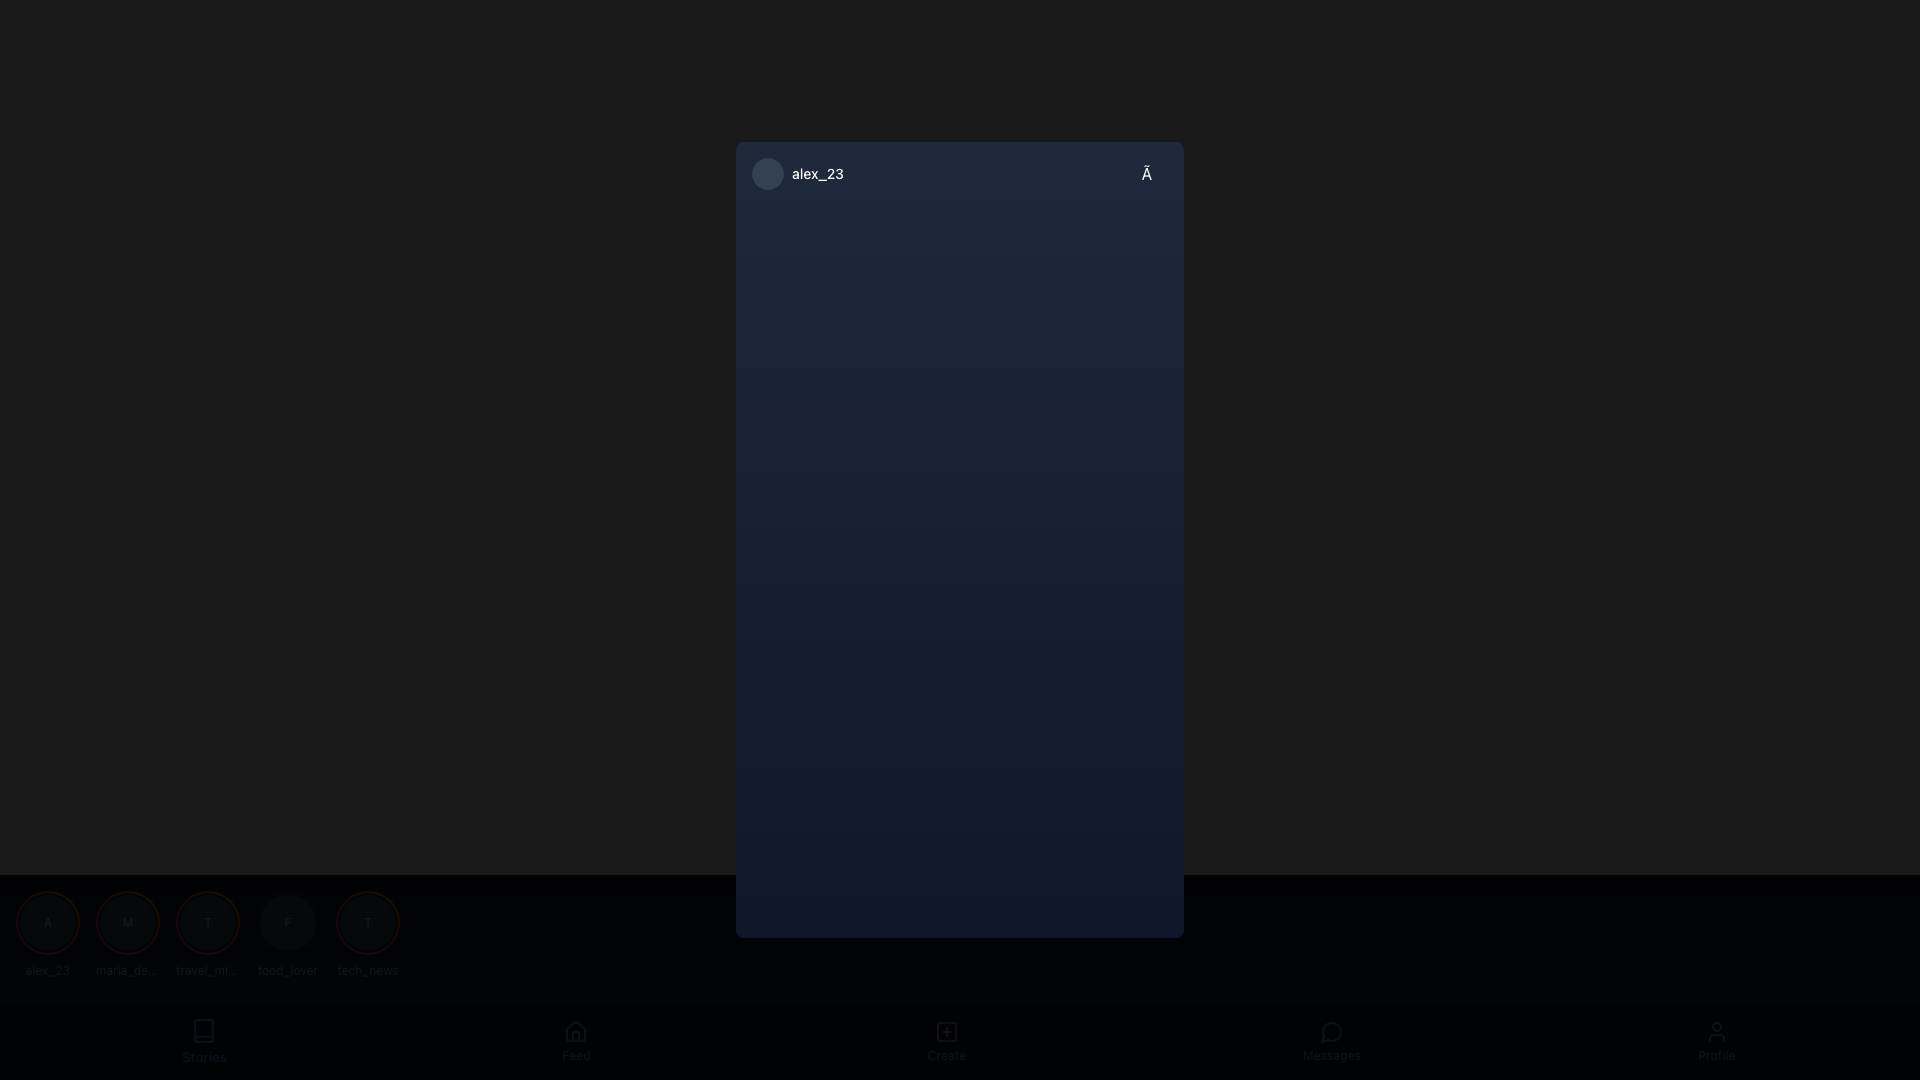 This screenshot has height=1080, width=1920. I want to click on the profile identifier text 'alex_23', so click(796, 172).